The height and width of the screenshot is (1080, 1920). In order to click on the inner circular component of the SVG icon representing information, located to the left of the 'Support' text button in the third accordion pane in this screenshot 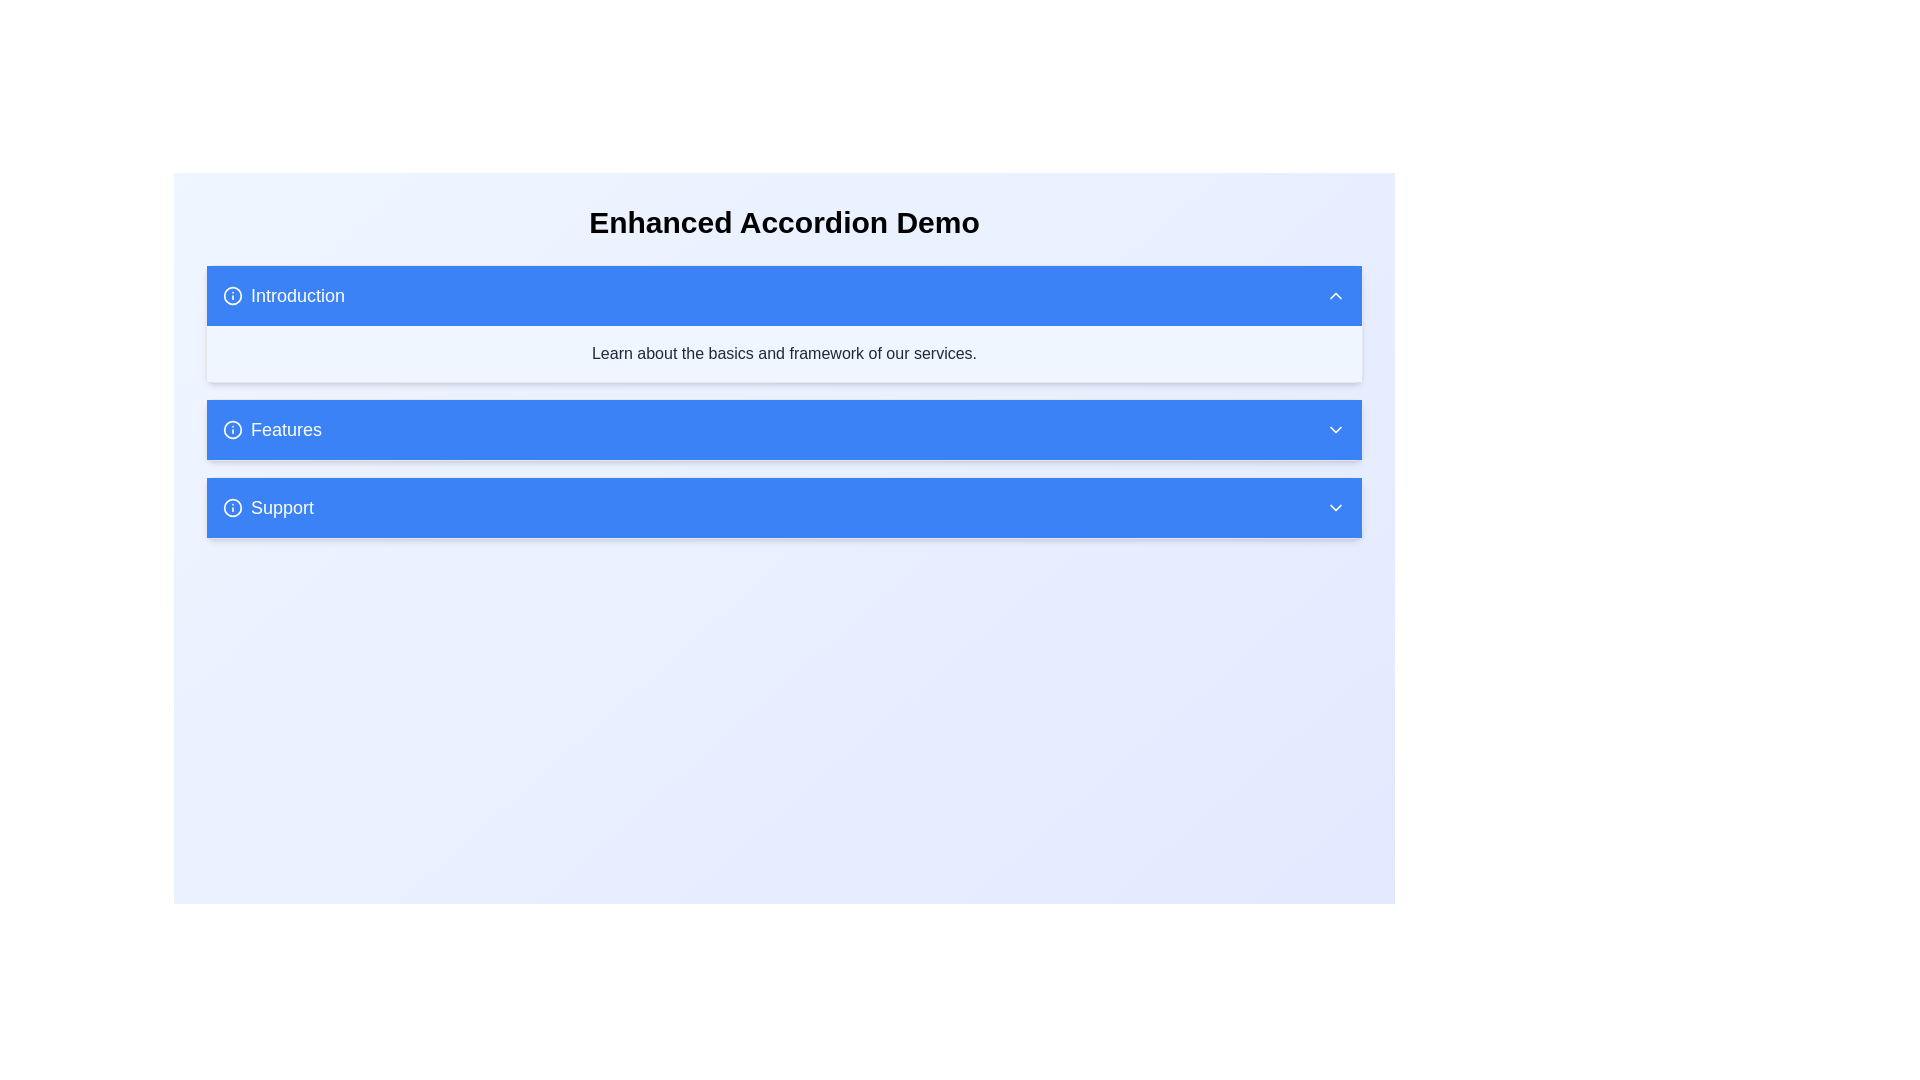, I will do `click(233, 505)`.